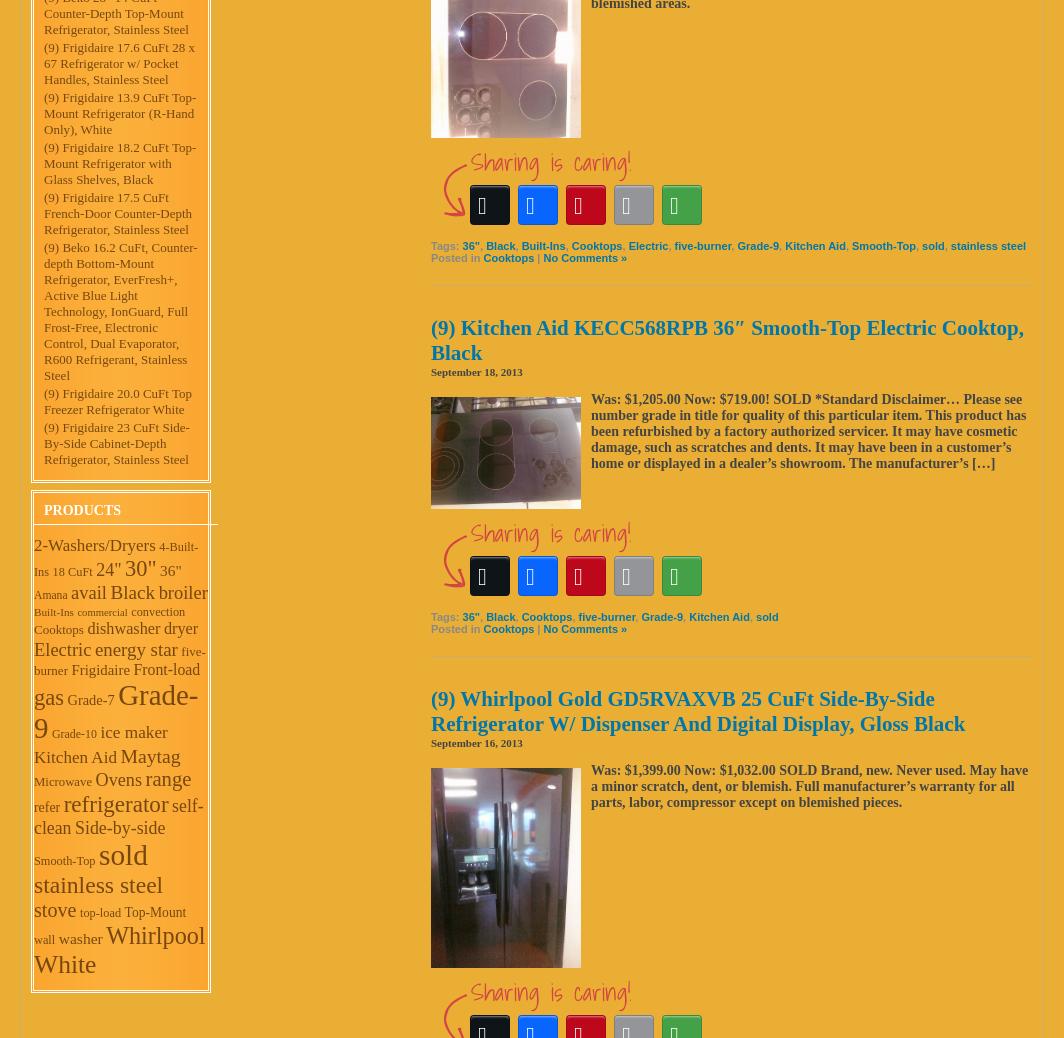  What do you see at coordinates (116, 442) in the screenshot?
I see `'(9) Frigidaire 23 CuFt Side-By-Side Cabinet-Depth Refrigerator, Stainless Steel'` at bounding box center [116, 442].